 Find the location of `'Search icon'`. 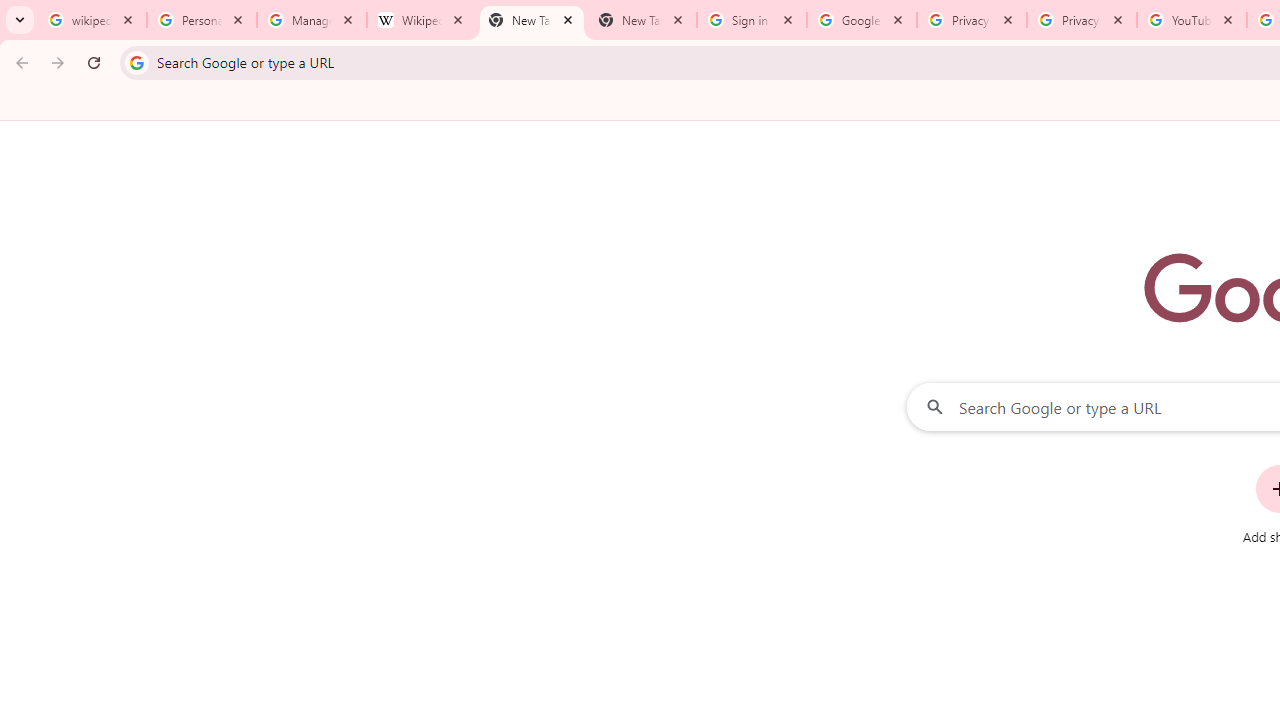

'Search icon' is located at coordinates (135, 61).